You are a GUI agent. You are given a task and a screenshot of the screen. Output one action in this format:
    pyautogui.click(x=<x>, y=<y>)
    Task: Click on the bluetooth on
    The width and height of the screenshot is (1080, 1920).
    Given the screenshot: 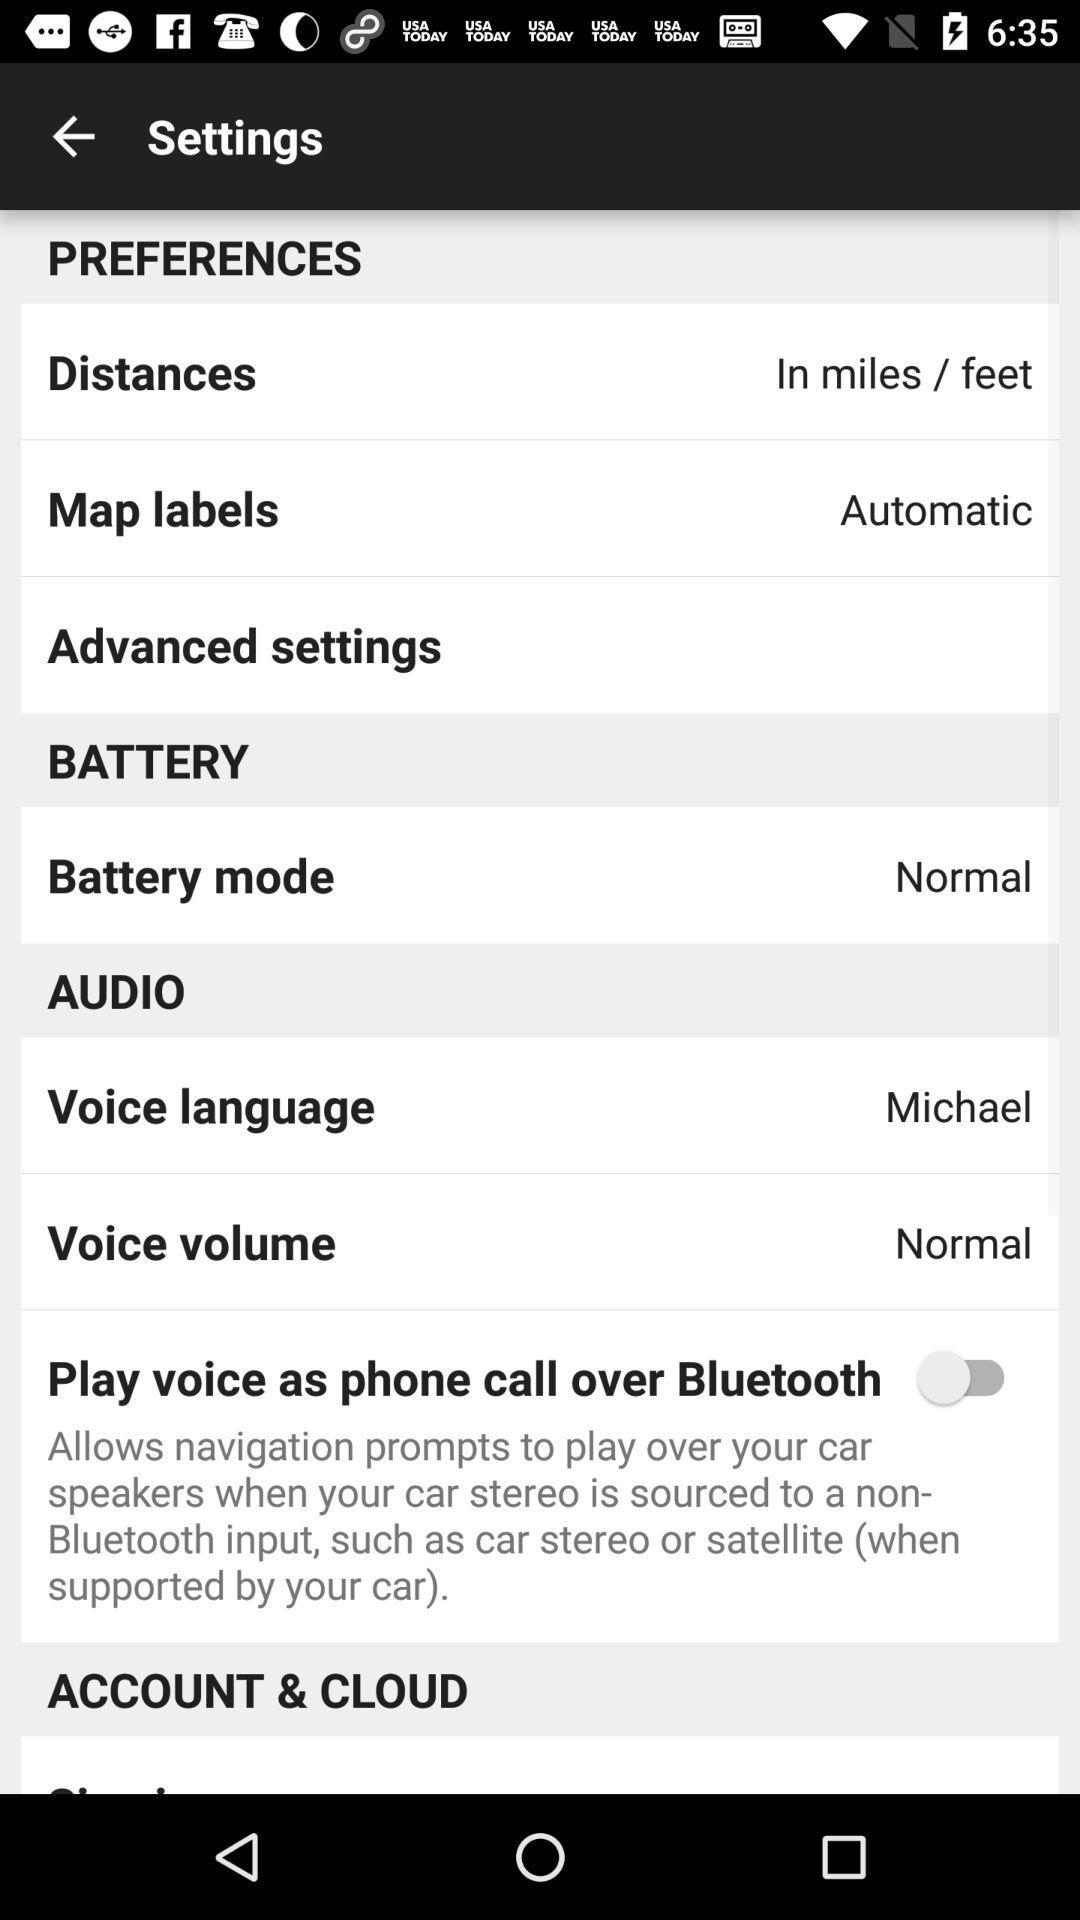 What is the action you would take?
    pyautogui.click(x=969, y=1376)
    